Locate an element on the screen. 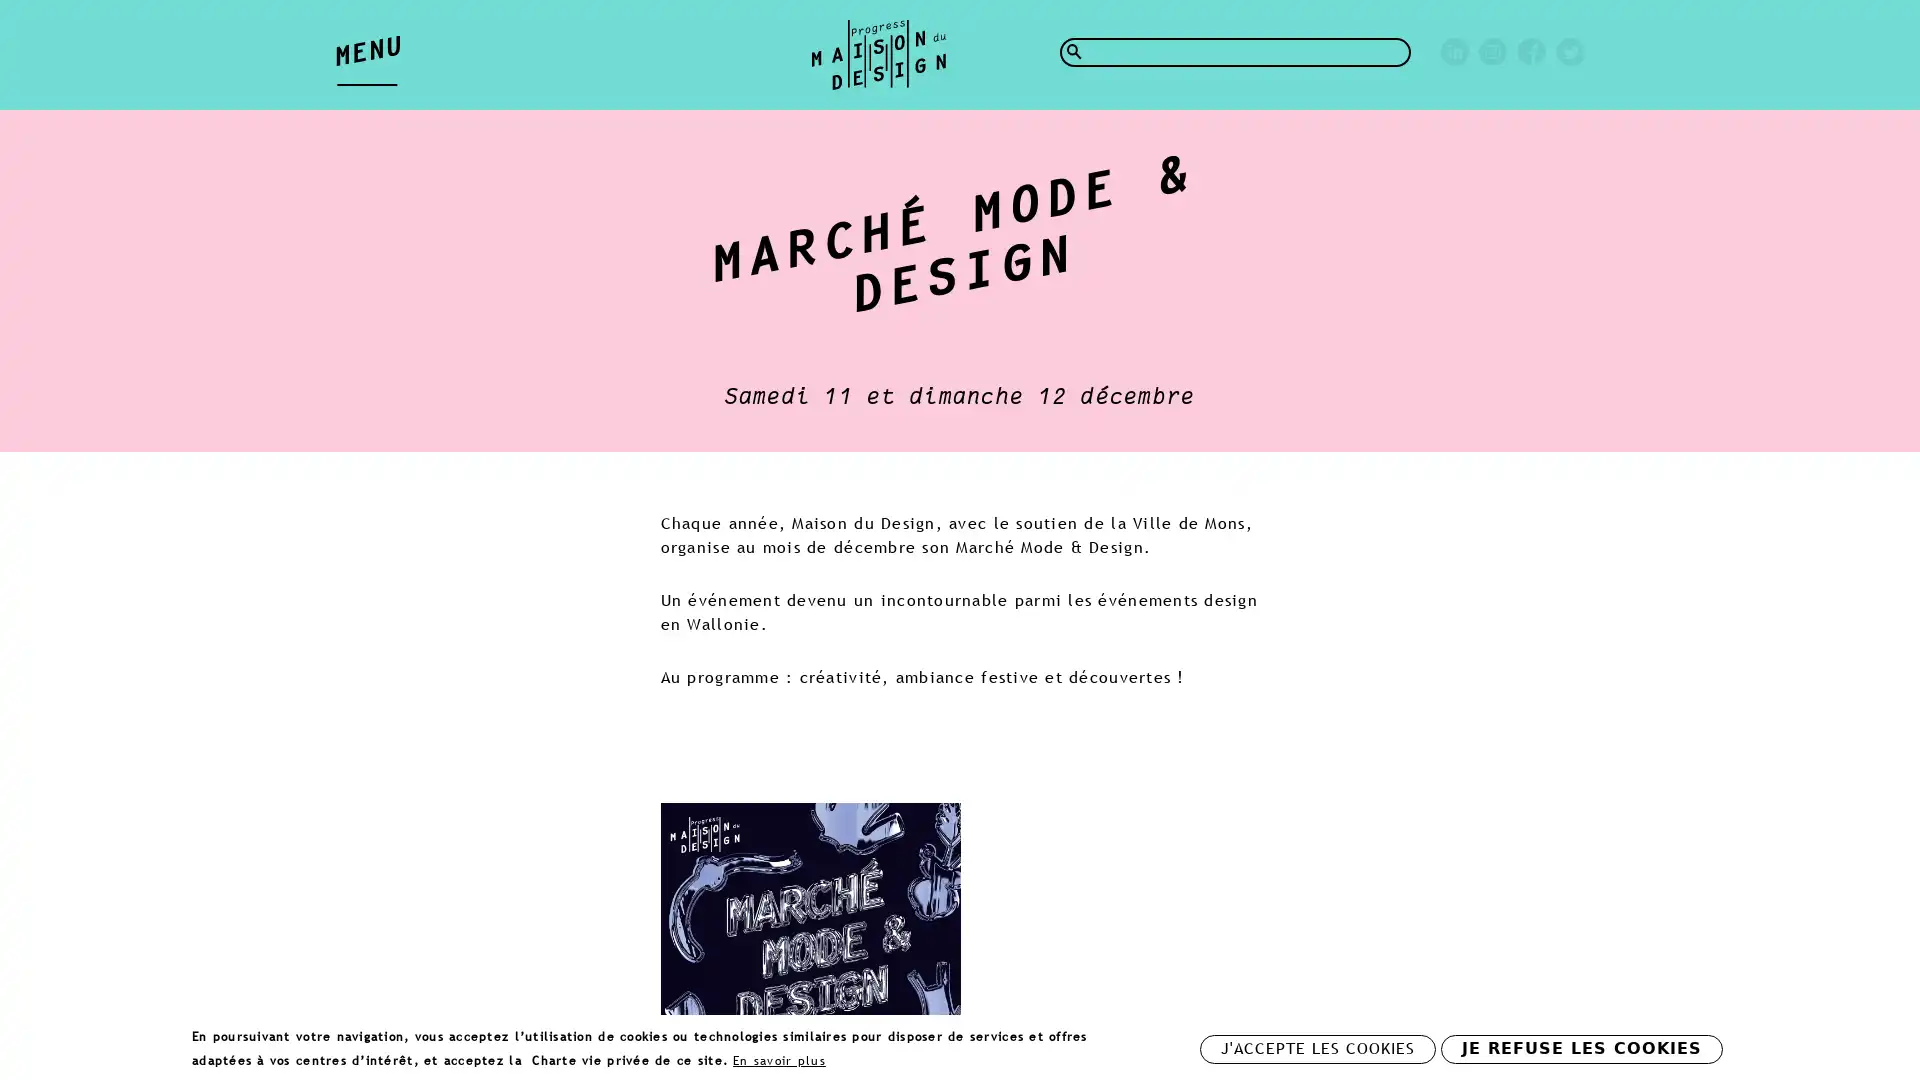 This screenshot has width=1920, height=1080. En savoir plus is located at coordinates (777, 1059).